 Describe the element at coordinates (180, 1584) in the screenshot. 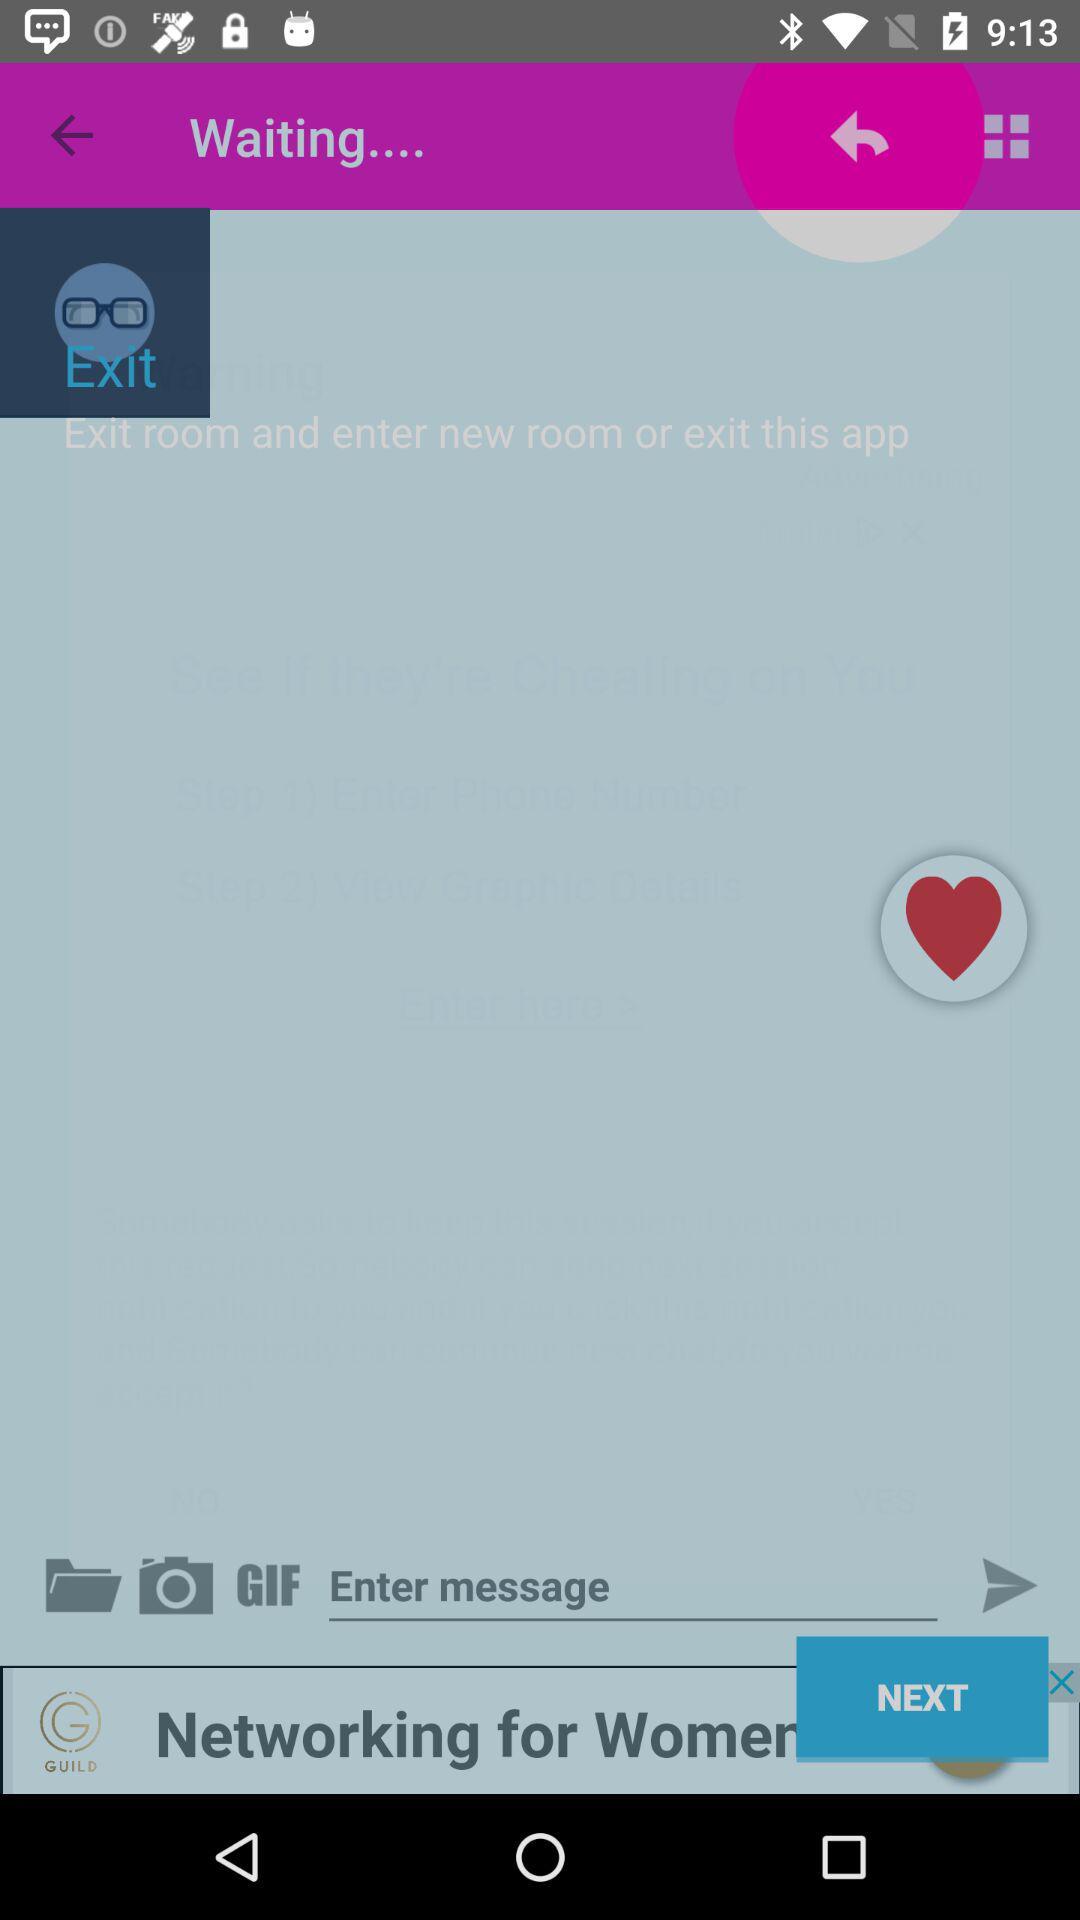

I see `the media` at that location.